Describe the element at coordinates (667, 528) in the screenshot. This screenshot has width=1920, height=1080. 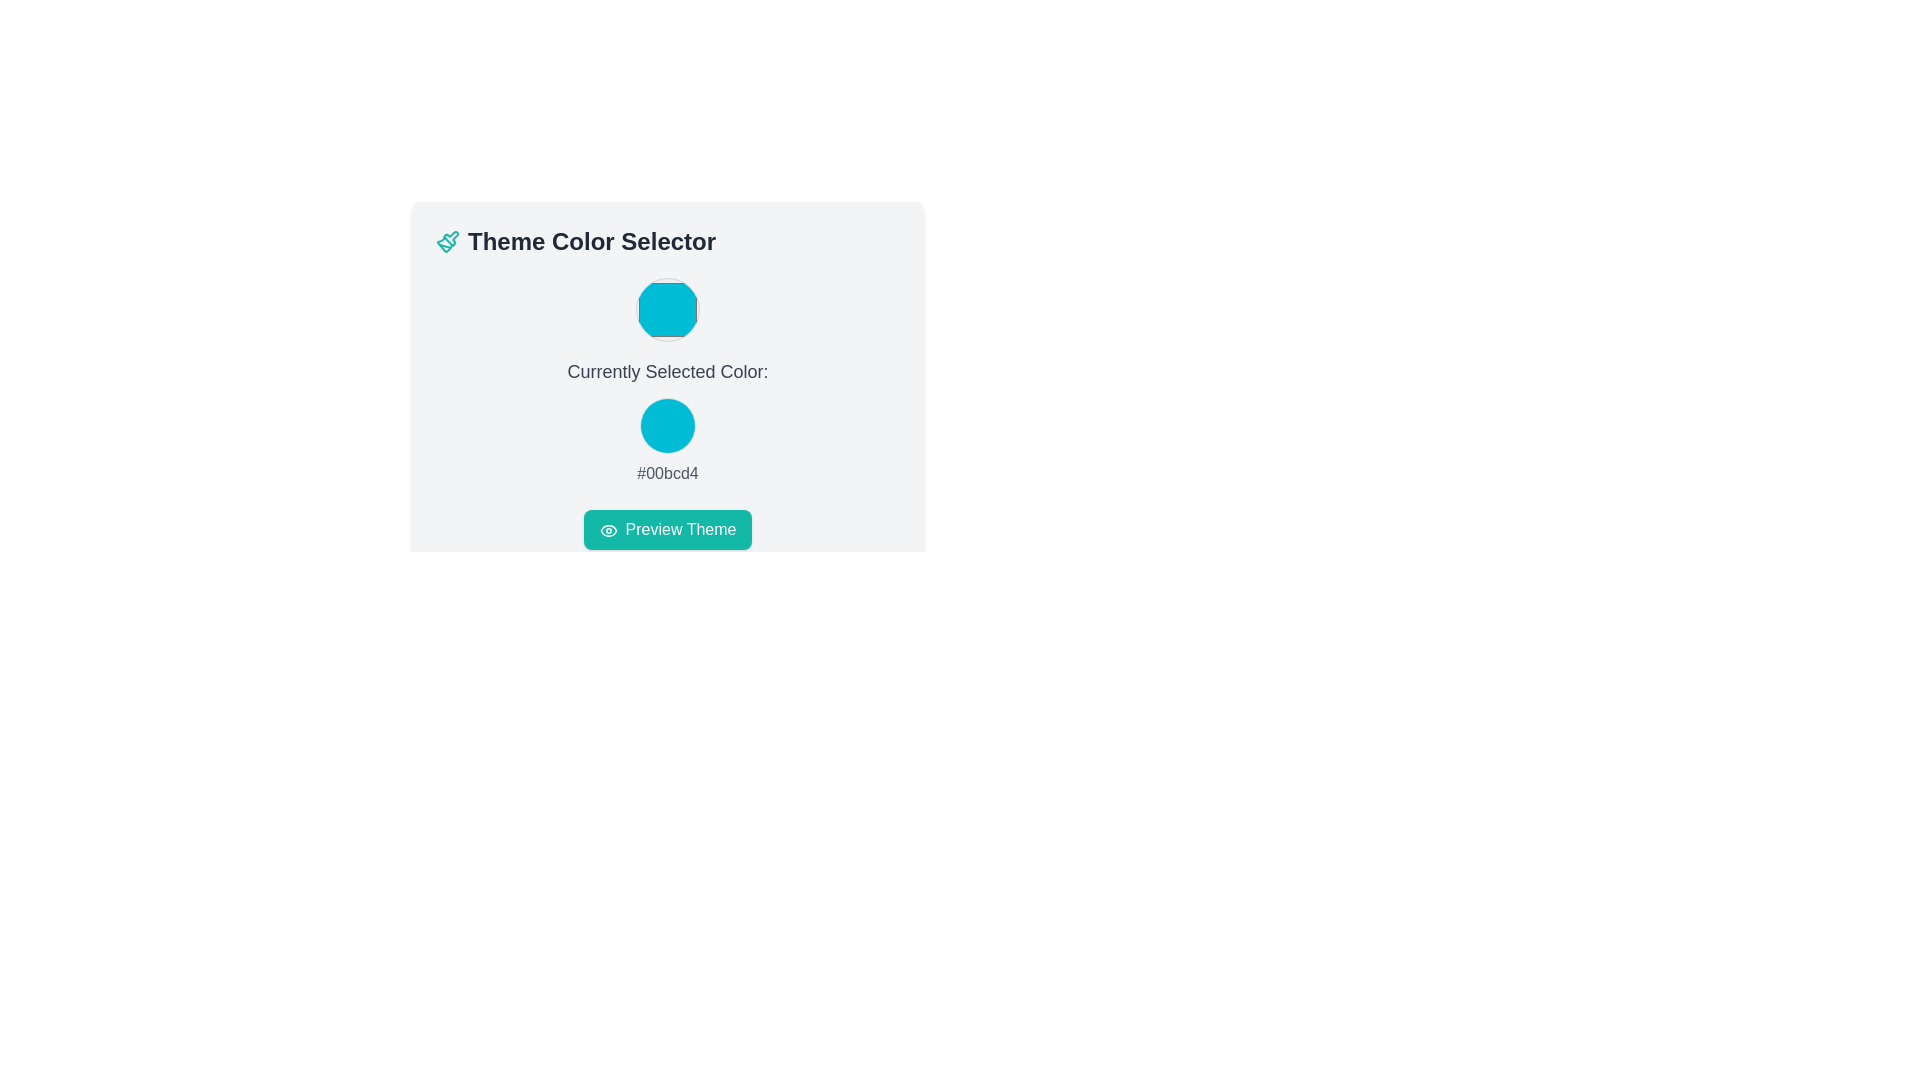
I see `the rectangular button with rounded corners featuring a teal background and white text that says 'Preview Theme' to observe potential hover effects` at that location.